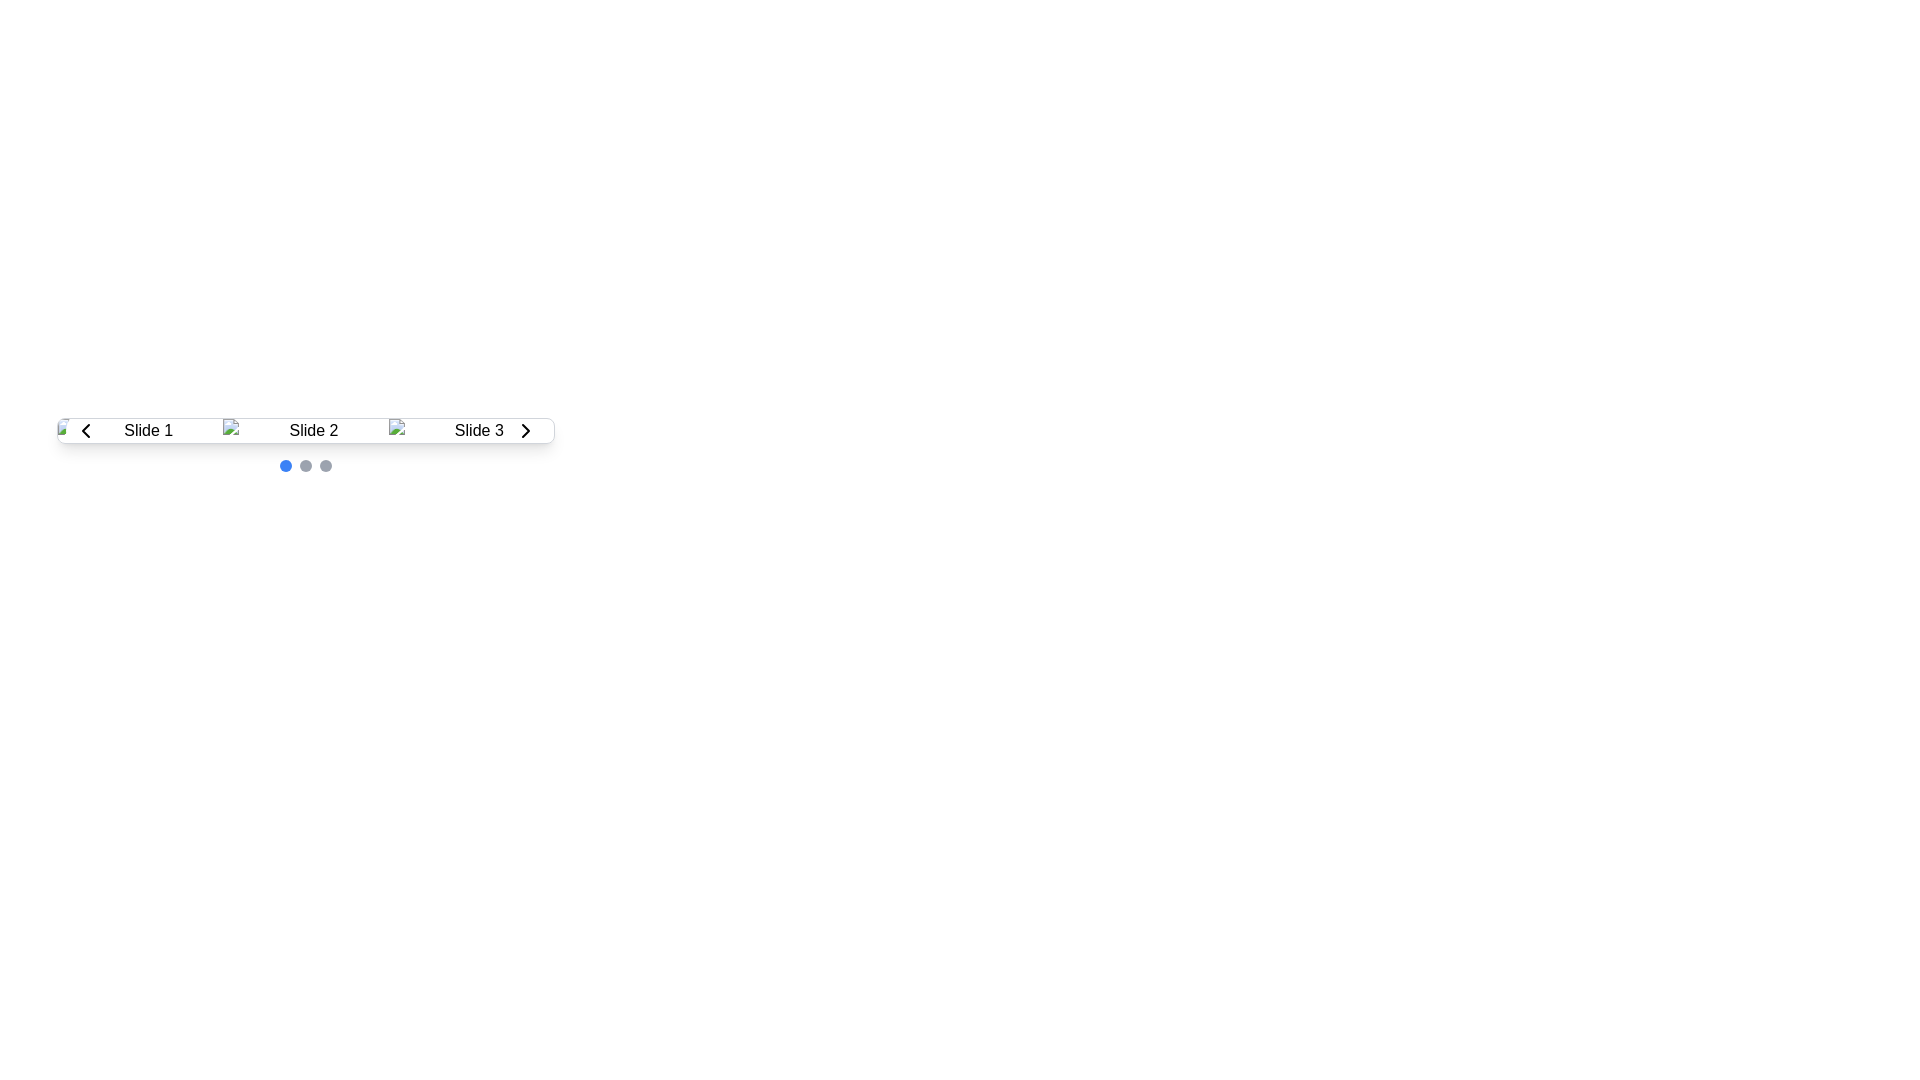 Image resolution: width=1920 pixels, height=1080 pixels. I want to click on the second dot indicator in the carousel that visually identifies the currently displayed slide, so click(305, 443).